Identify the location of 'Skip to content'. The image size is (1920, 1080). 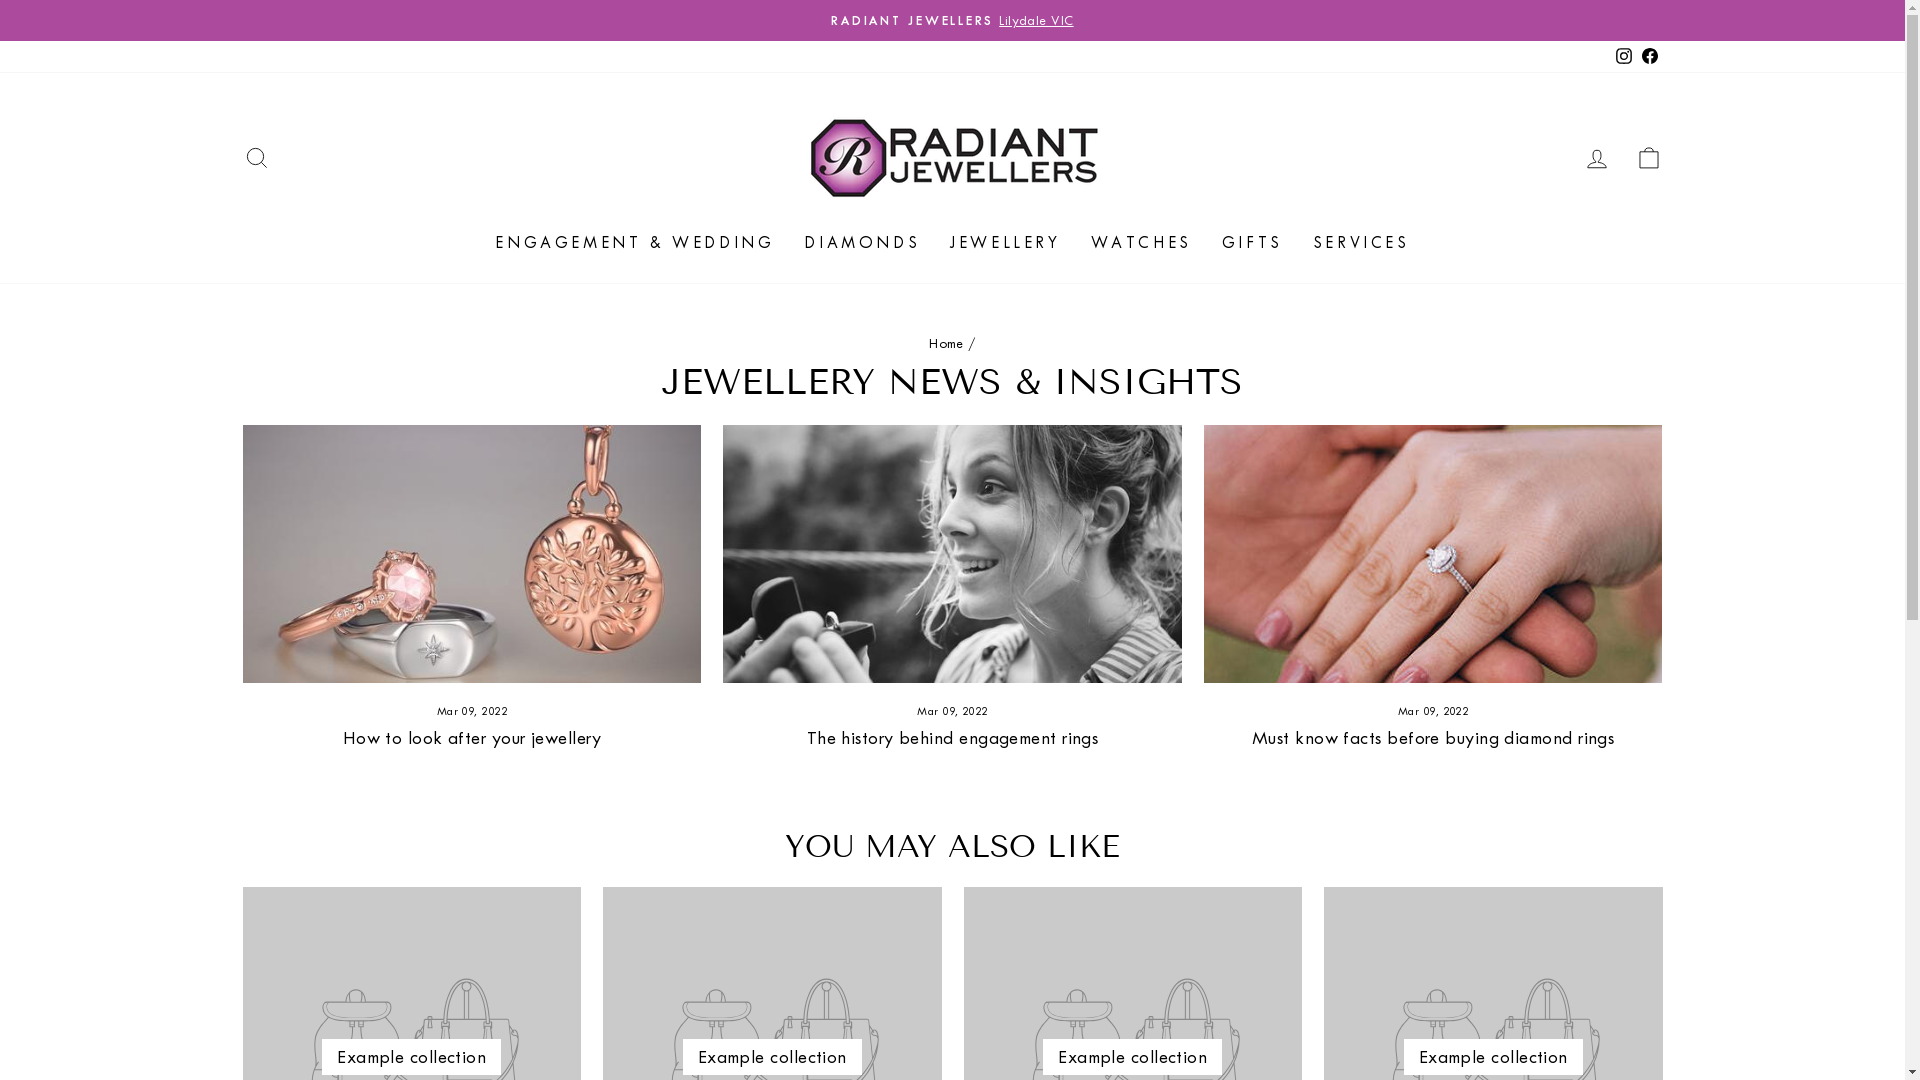
(0, 0).